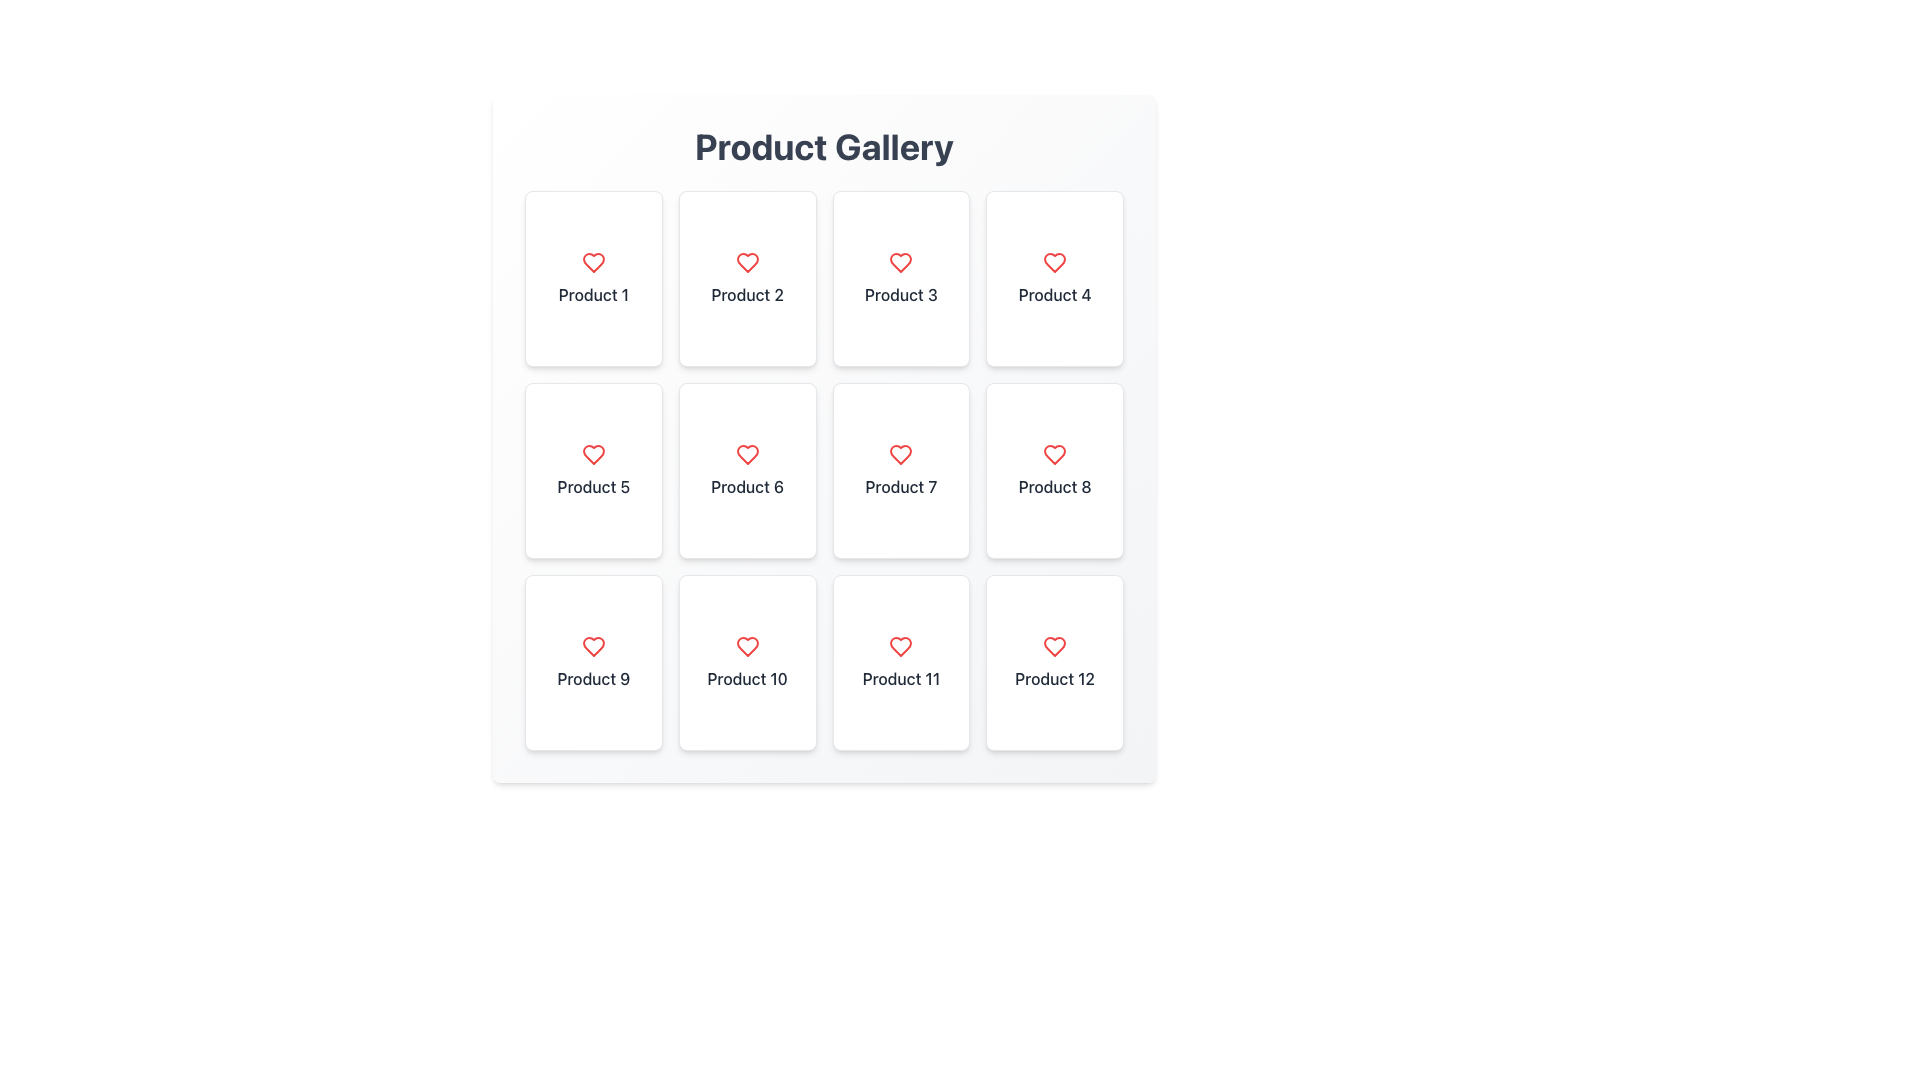 The width and height of the screenshot is (1920, 1080). What do you see at coordinates (900, 677) in the screenshot?
I see `static text label displaying 'Product 11' located in the eleventh card of a grid layout, which is centered inside the card` at bounding box center [900, 677].